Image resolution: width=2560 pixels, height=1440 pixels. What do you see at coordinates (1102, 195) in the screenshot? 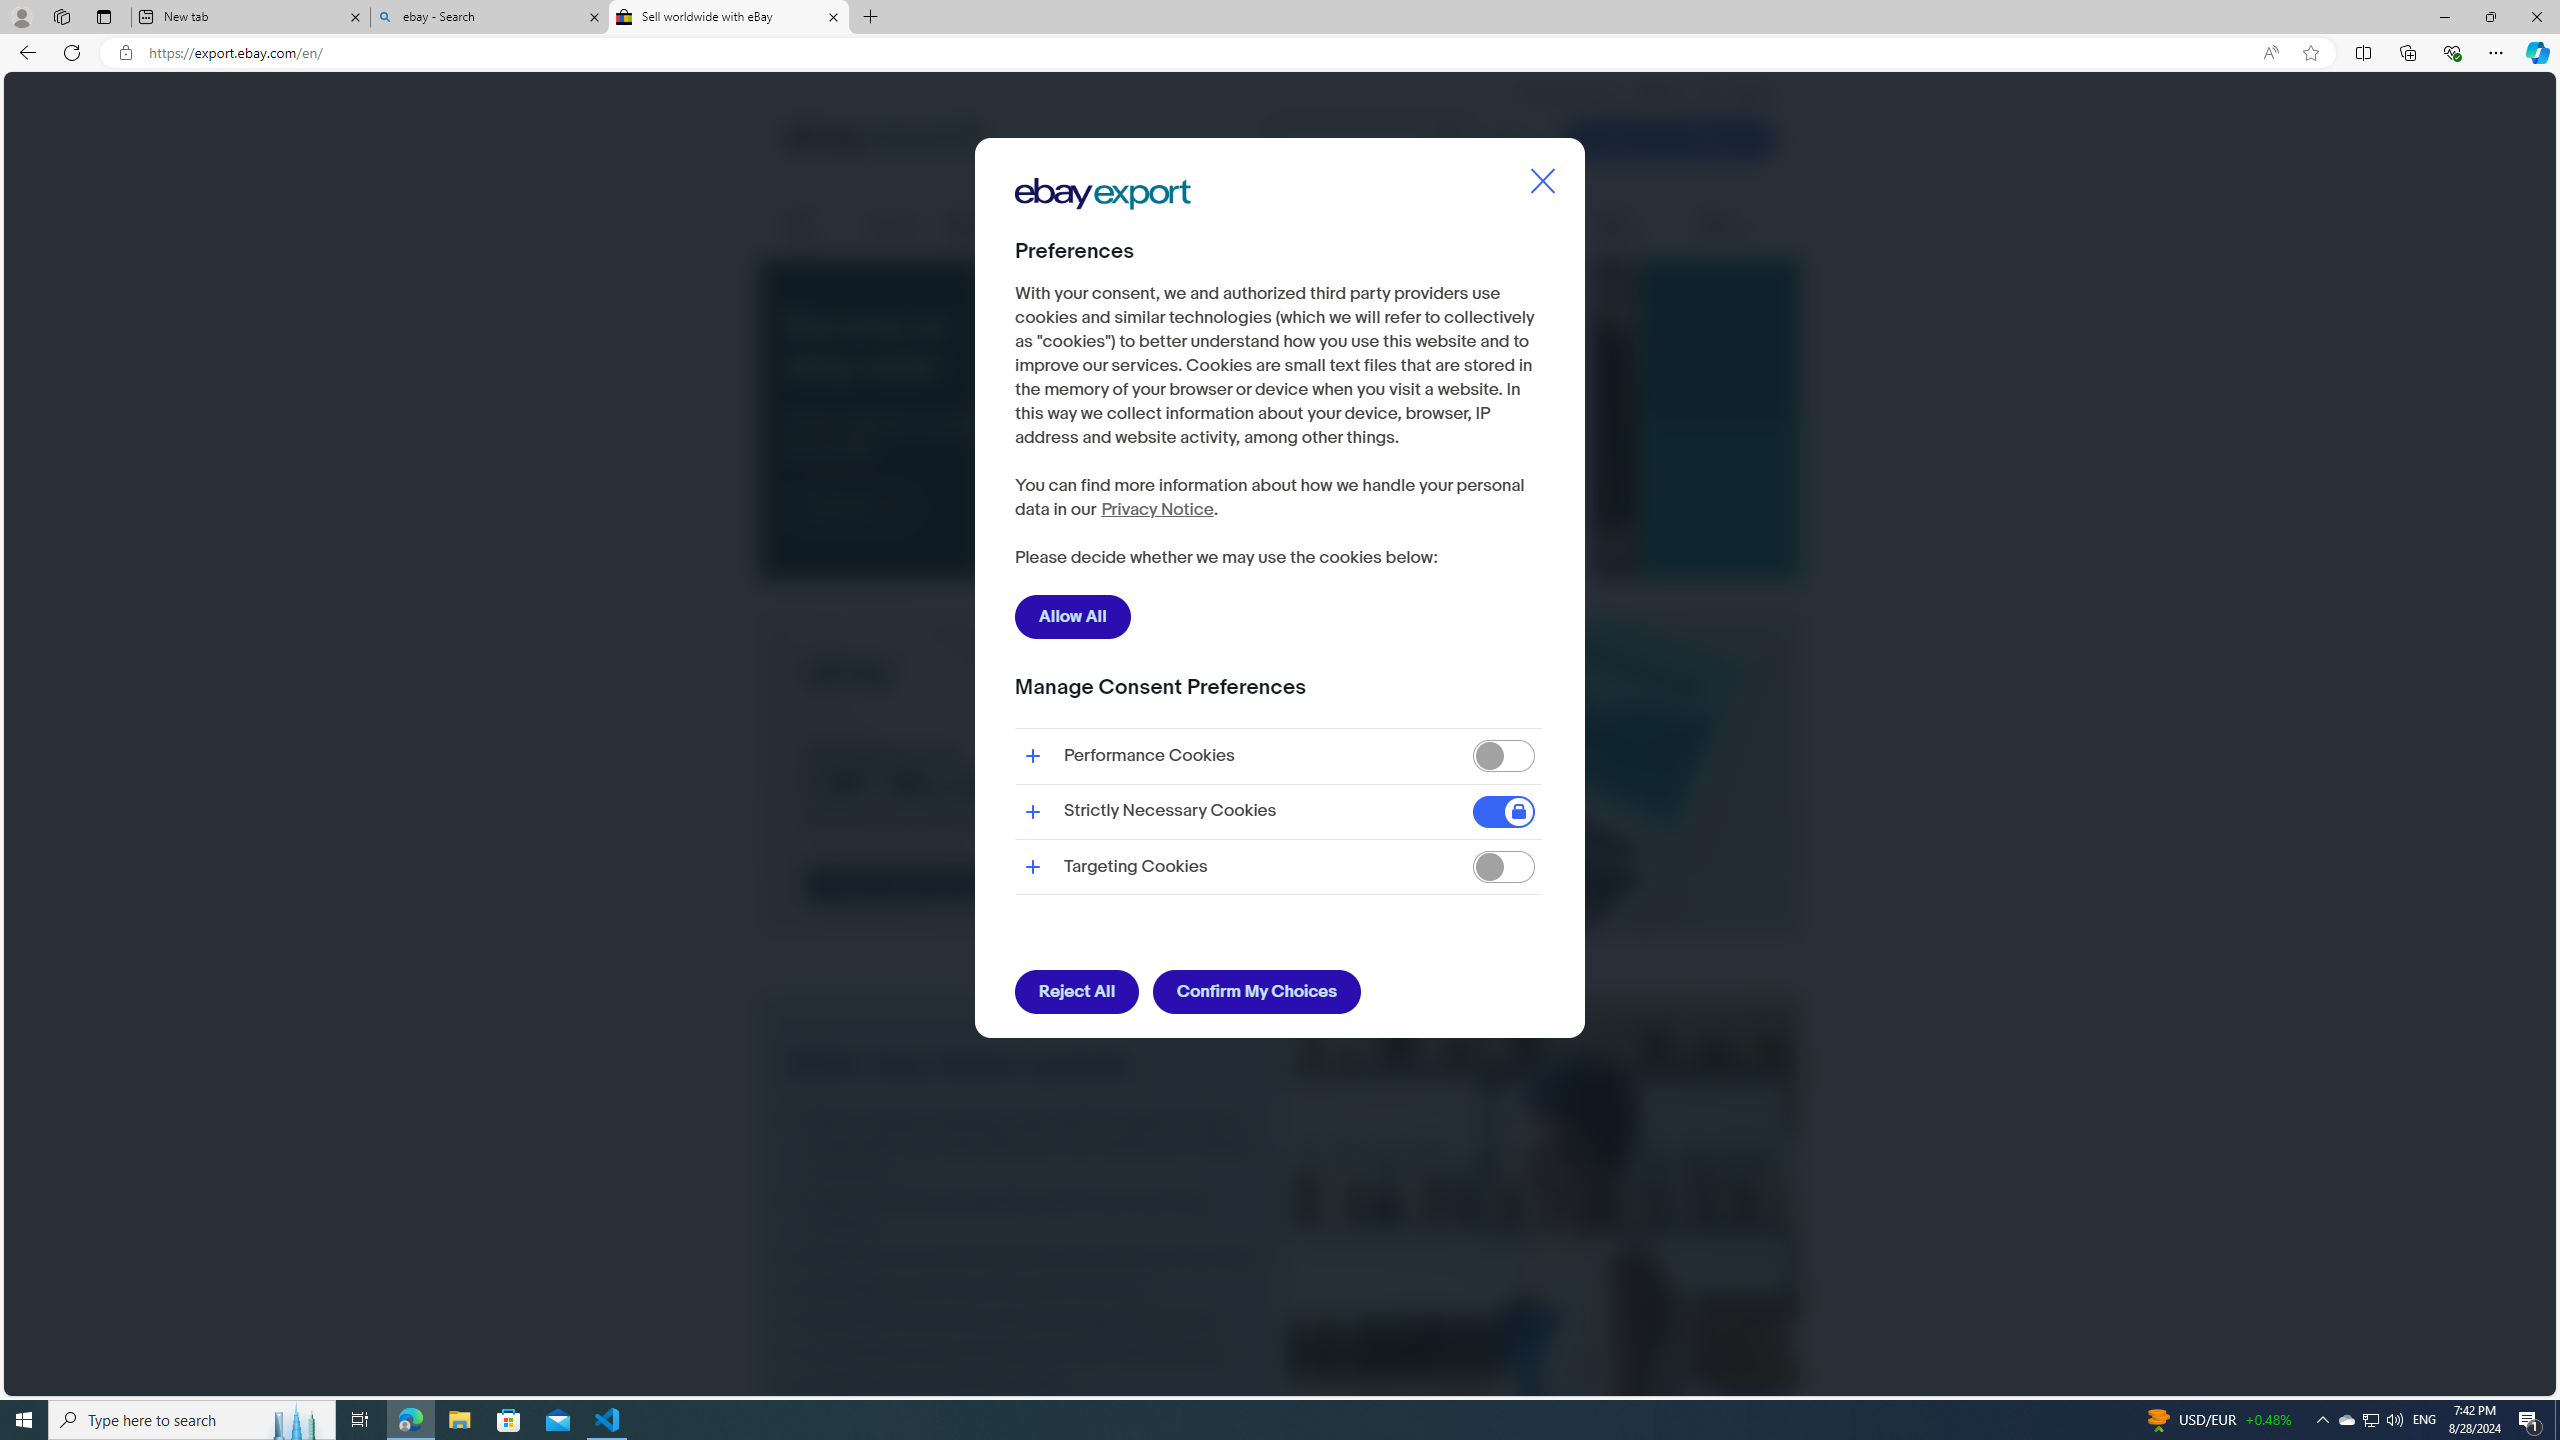
I see `'Company Logo'` at bounding box center [1102, 195].